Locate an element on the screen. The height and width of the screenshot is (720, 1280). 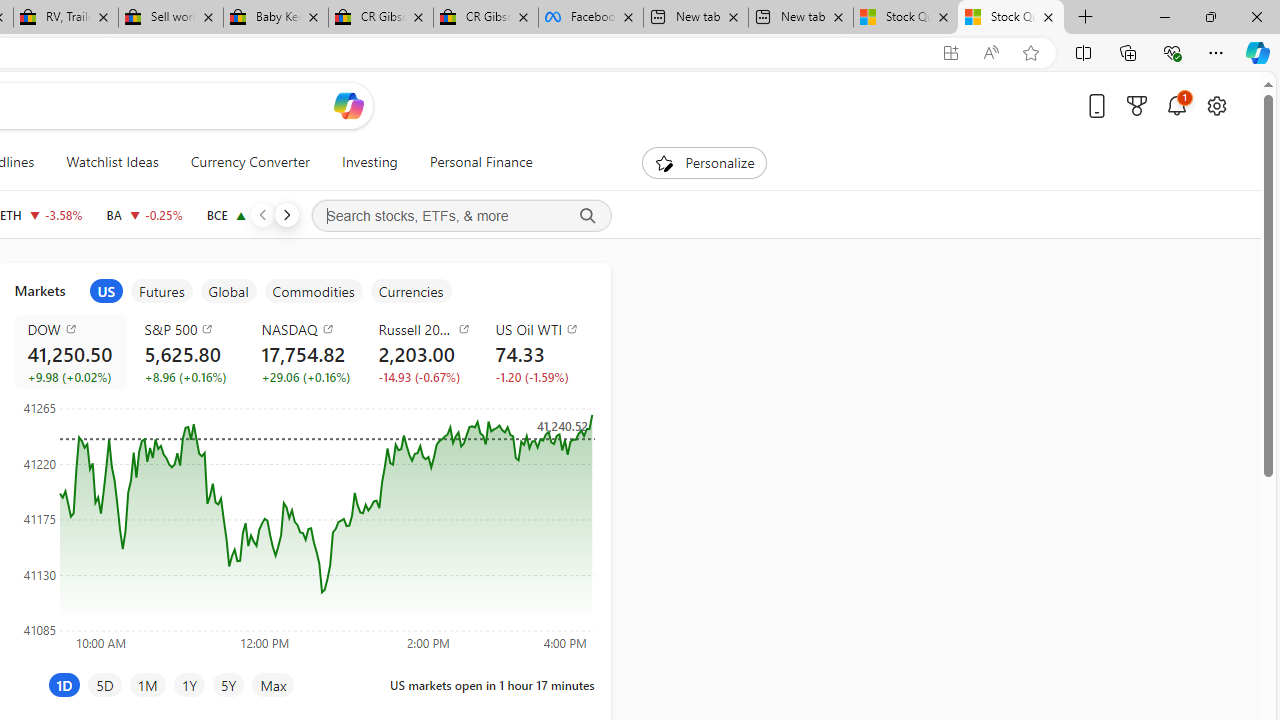
'Search stocks, ETFs, & more' is located at coordinates (460, 216).